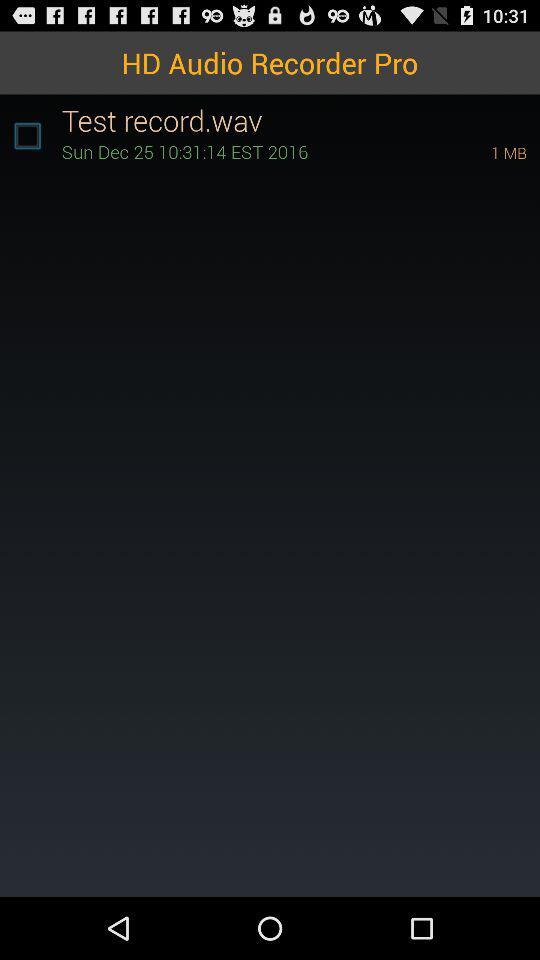  Describe the element at coordinates (26, 135) in the screenshot. I see `app to the left of the test record.wav icon` at that location.